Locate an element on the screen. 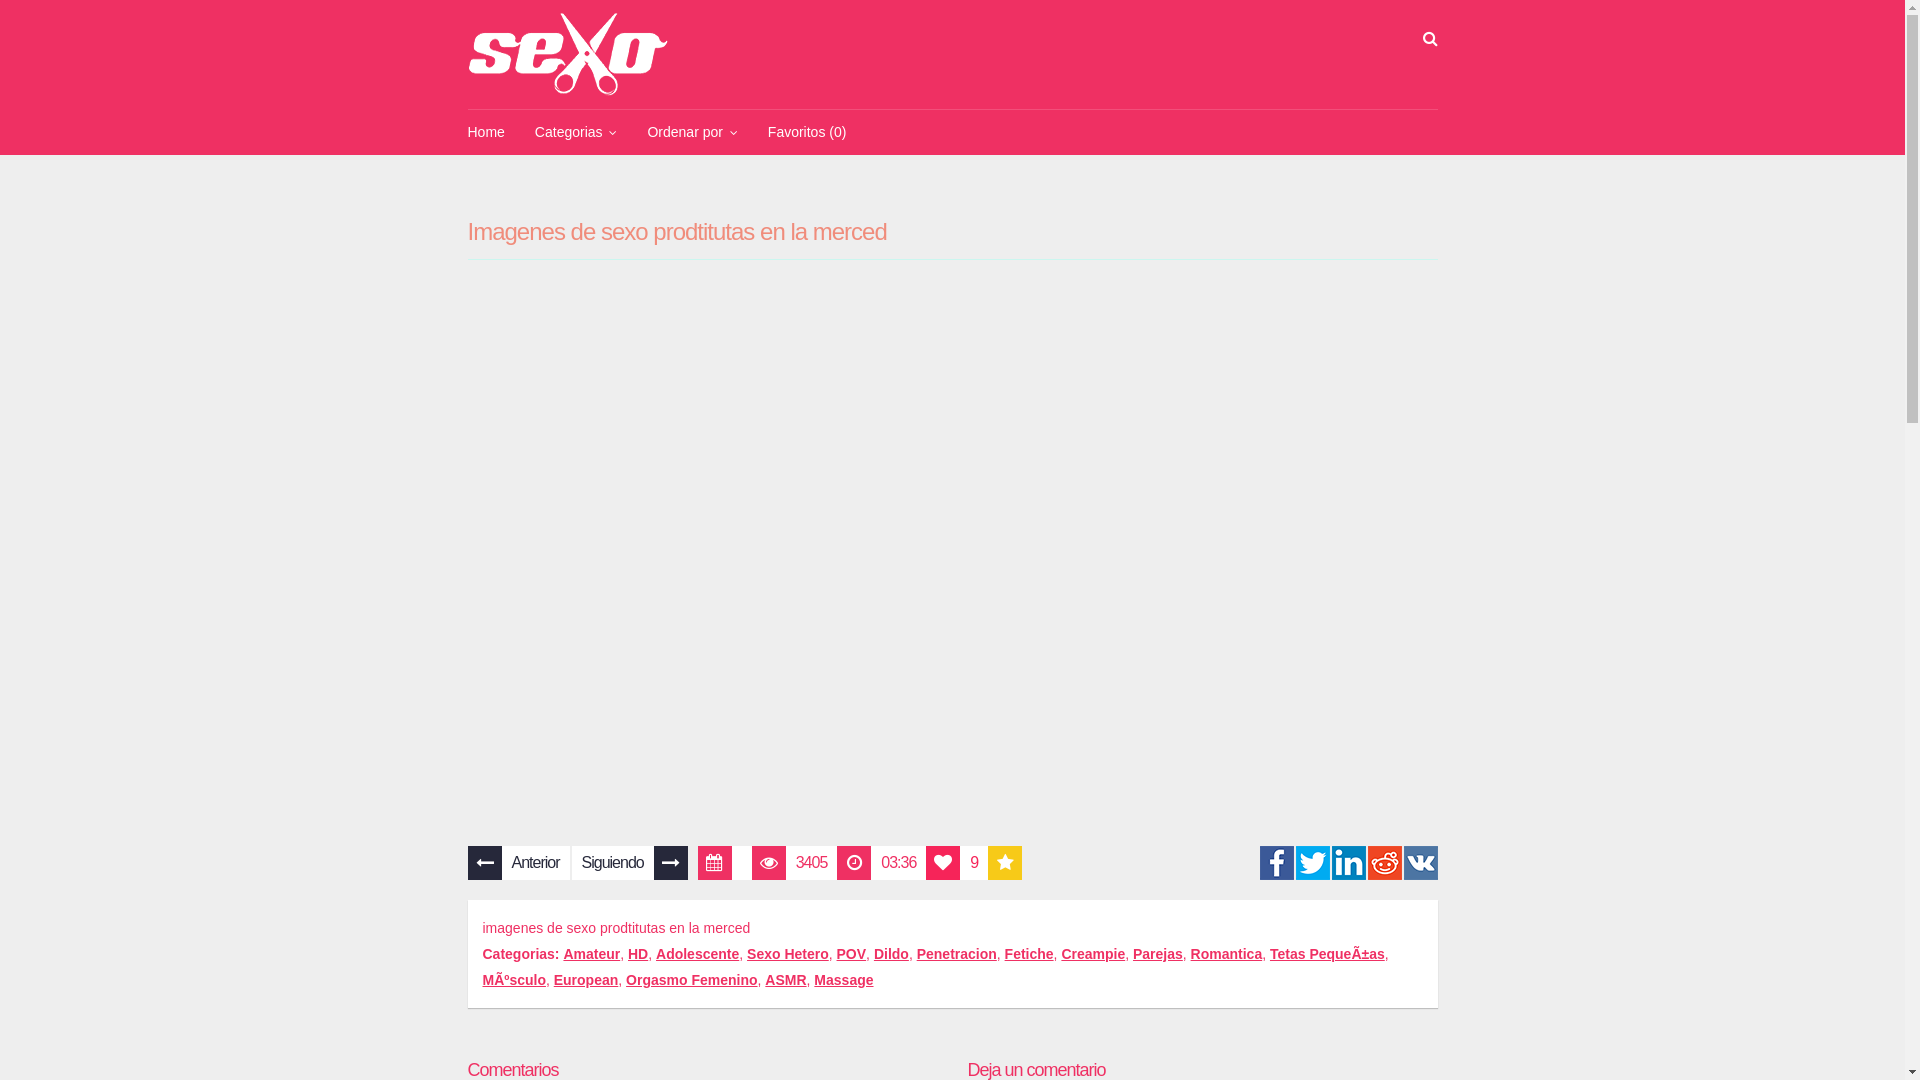  'Romantica' is located at coordinates (1226, 952).